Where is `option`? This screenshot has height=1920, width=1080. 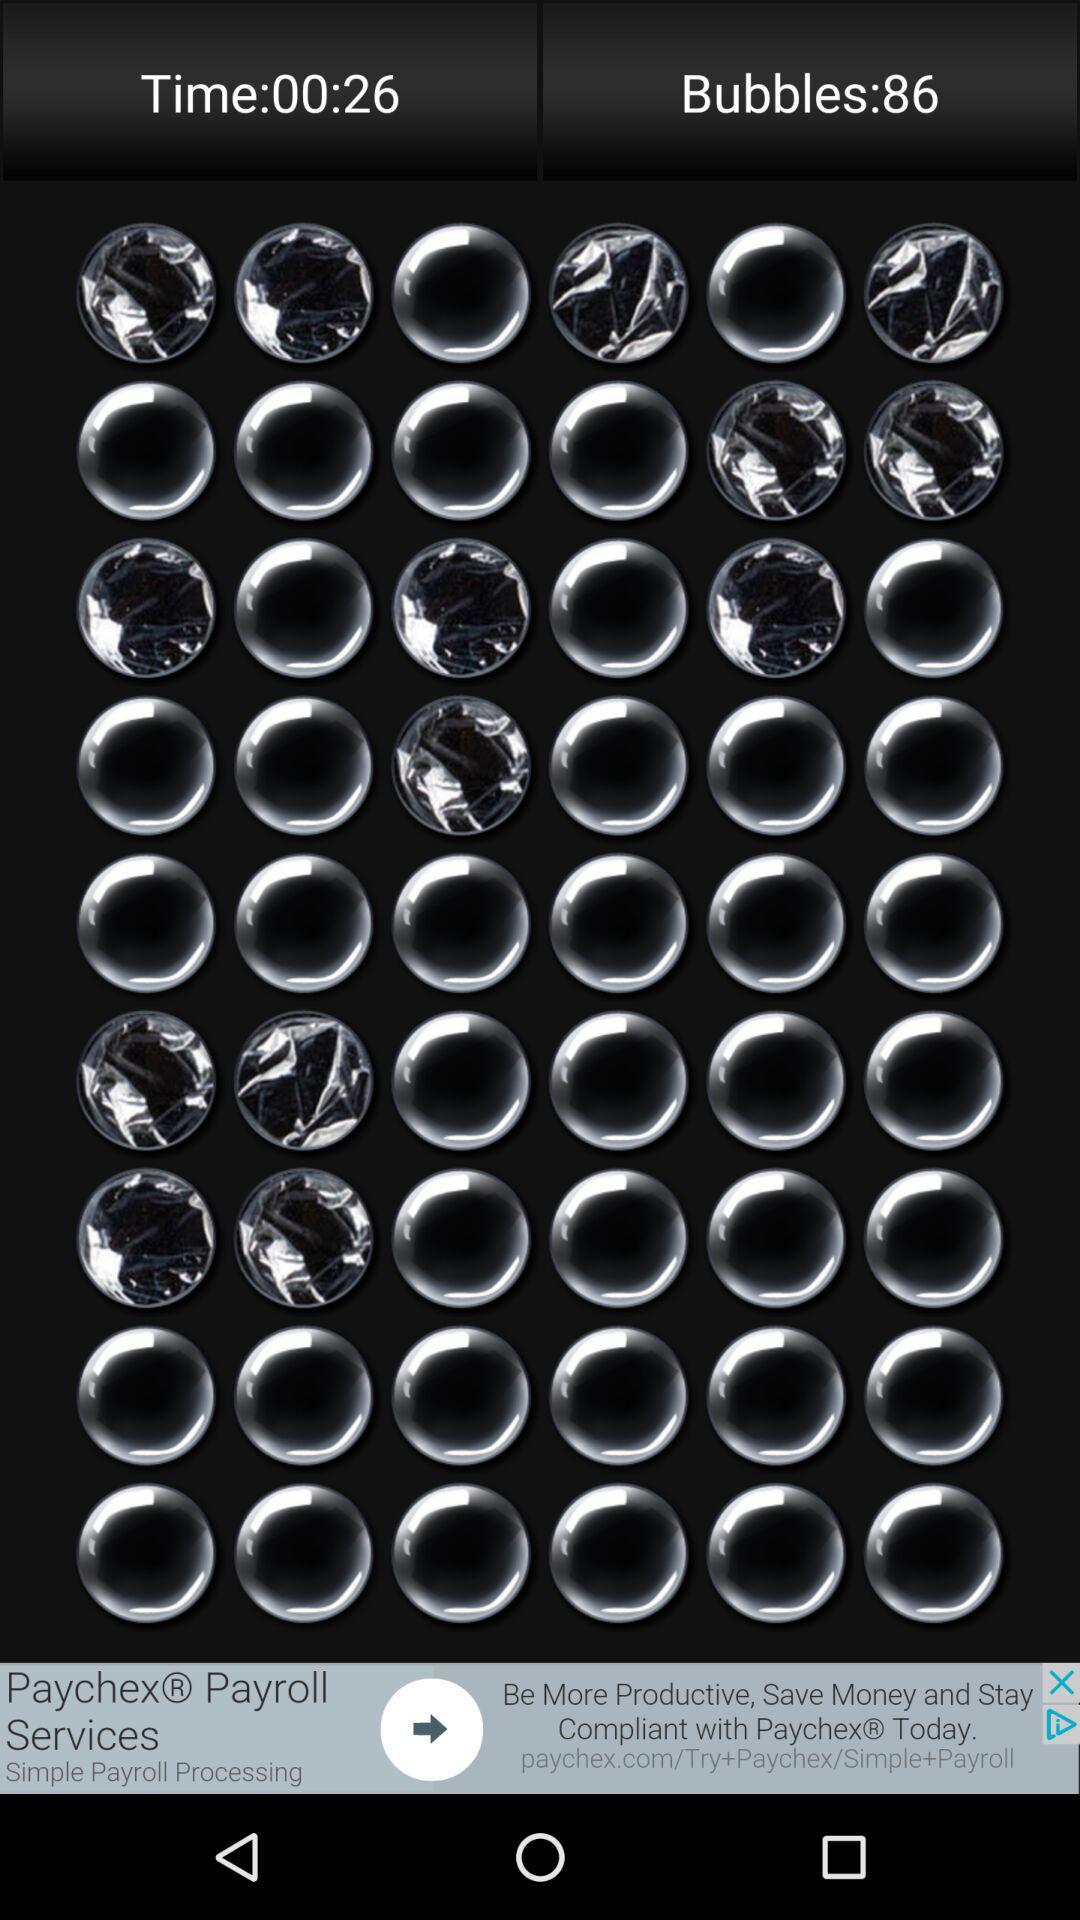 option is located at coordinates (461, 1079).